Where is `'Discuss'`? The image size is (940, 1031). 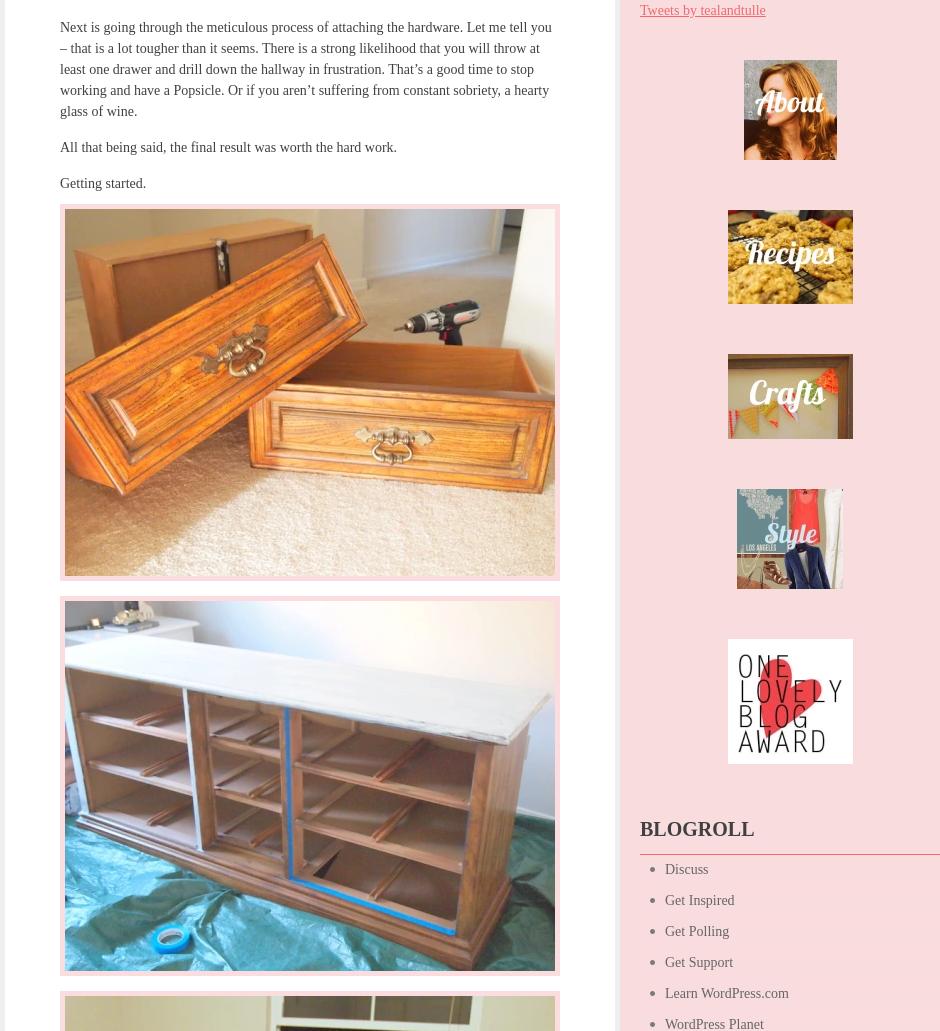
'Discuss' is located at coordinates (685, 869).